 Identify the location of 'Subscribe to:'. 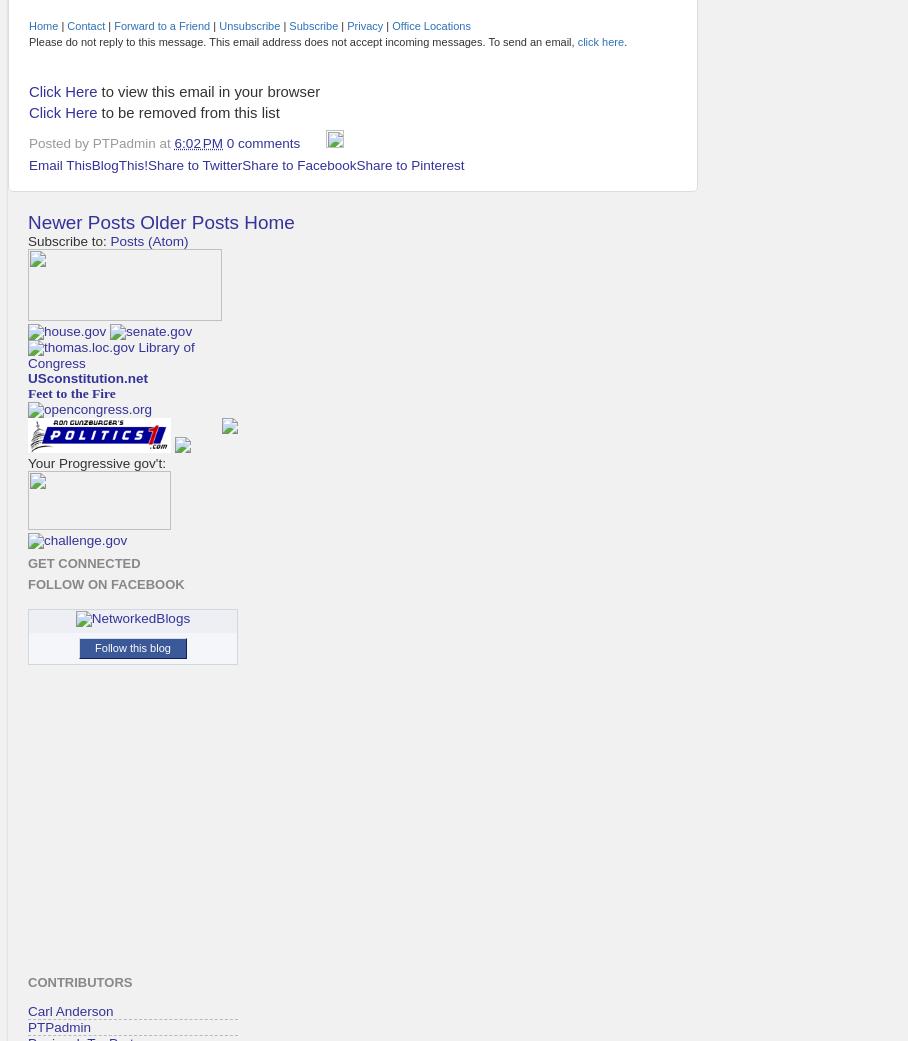
(69, 240).